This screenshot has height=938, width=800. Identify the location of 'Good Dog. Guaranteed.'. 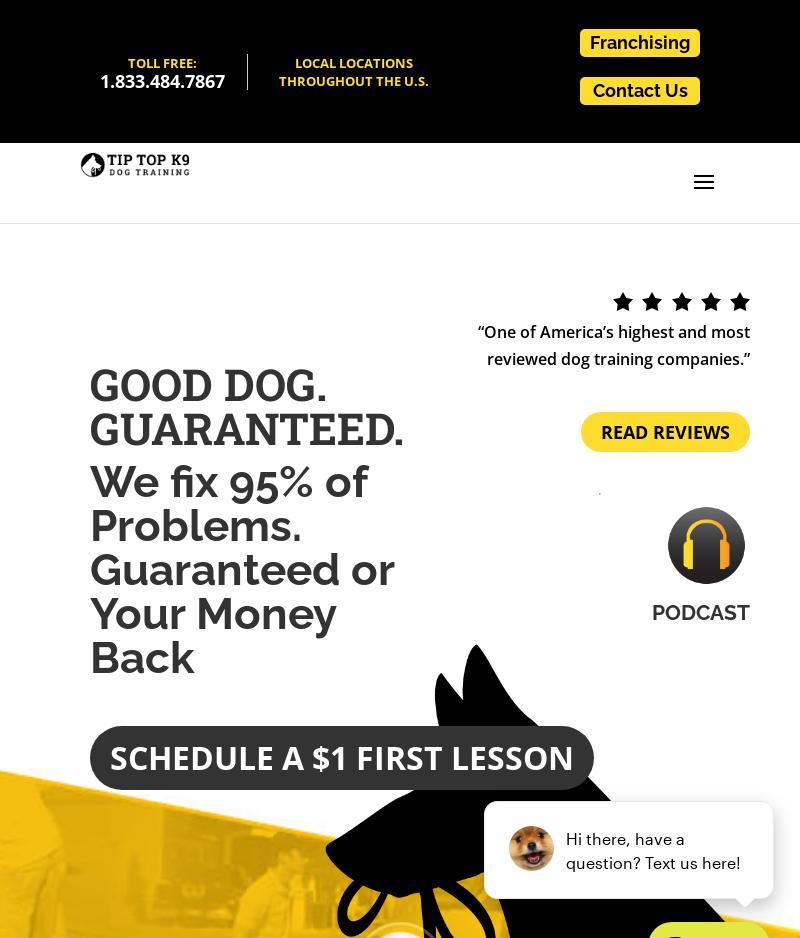
(90, 405).